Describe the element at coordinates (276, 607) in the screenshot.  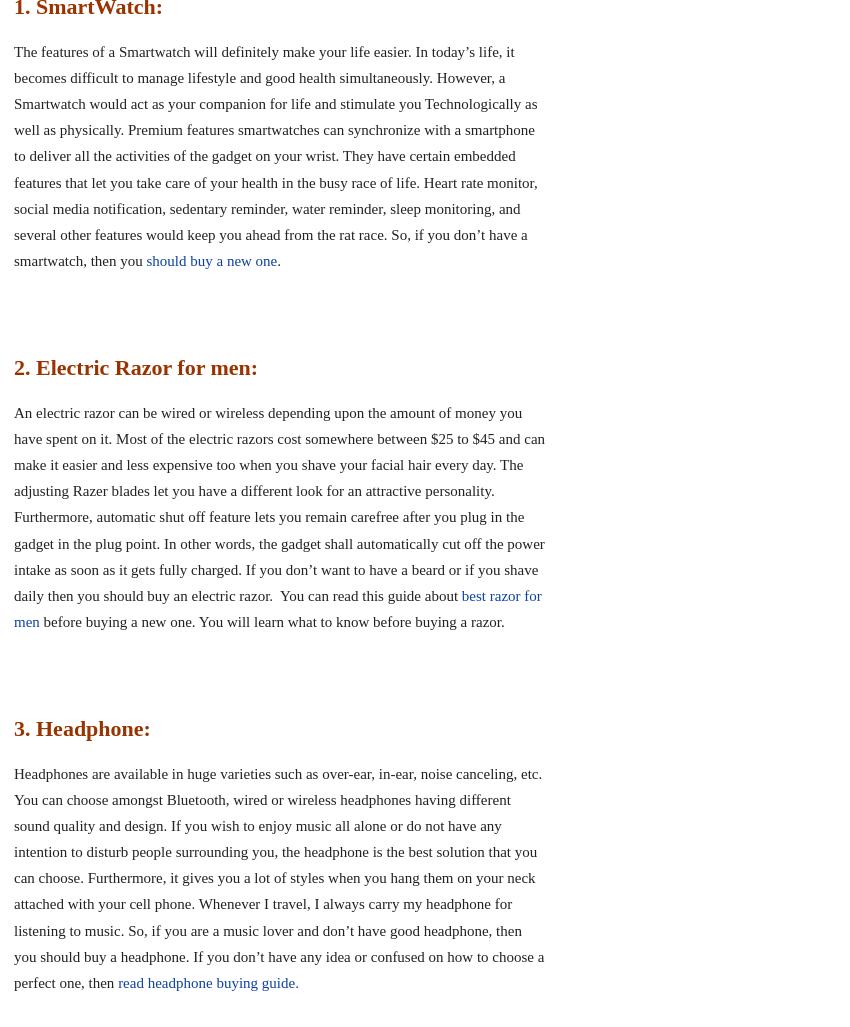
I see `'best razor for men'` at that location.